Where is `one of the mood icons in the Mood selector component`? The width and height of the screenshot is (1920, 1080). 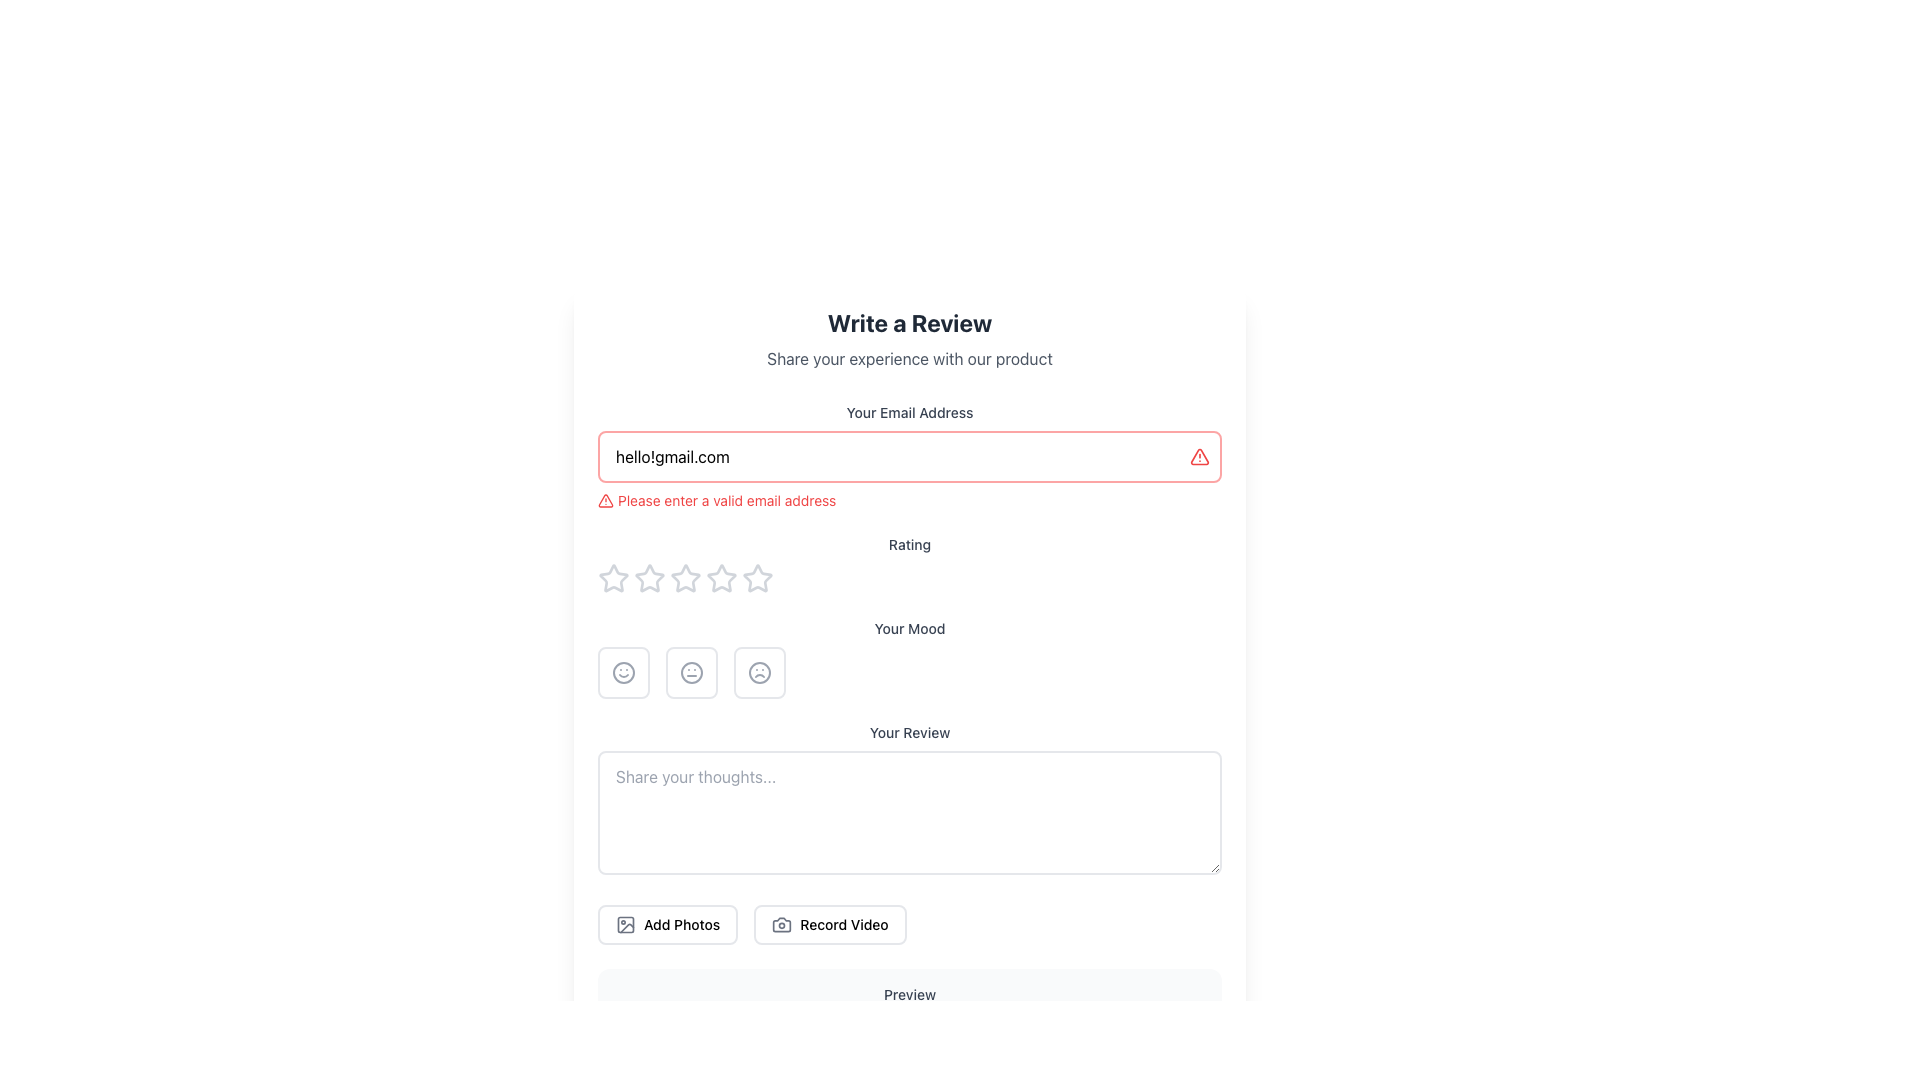
one of the mood icons in the Mood selector component is located at coordinates (909, 659).